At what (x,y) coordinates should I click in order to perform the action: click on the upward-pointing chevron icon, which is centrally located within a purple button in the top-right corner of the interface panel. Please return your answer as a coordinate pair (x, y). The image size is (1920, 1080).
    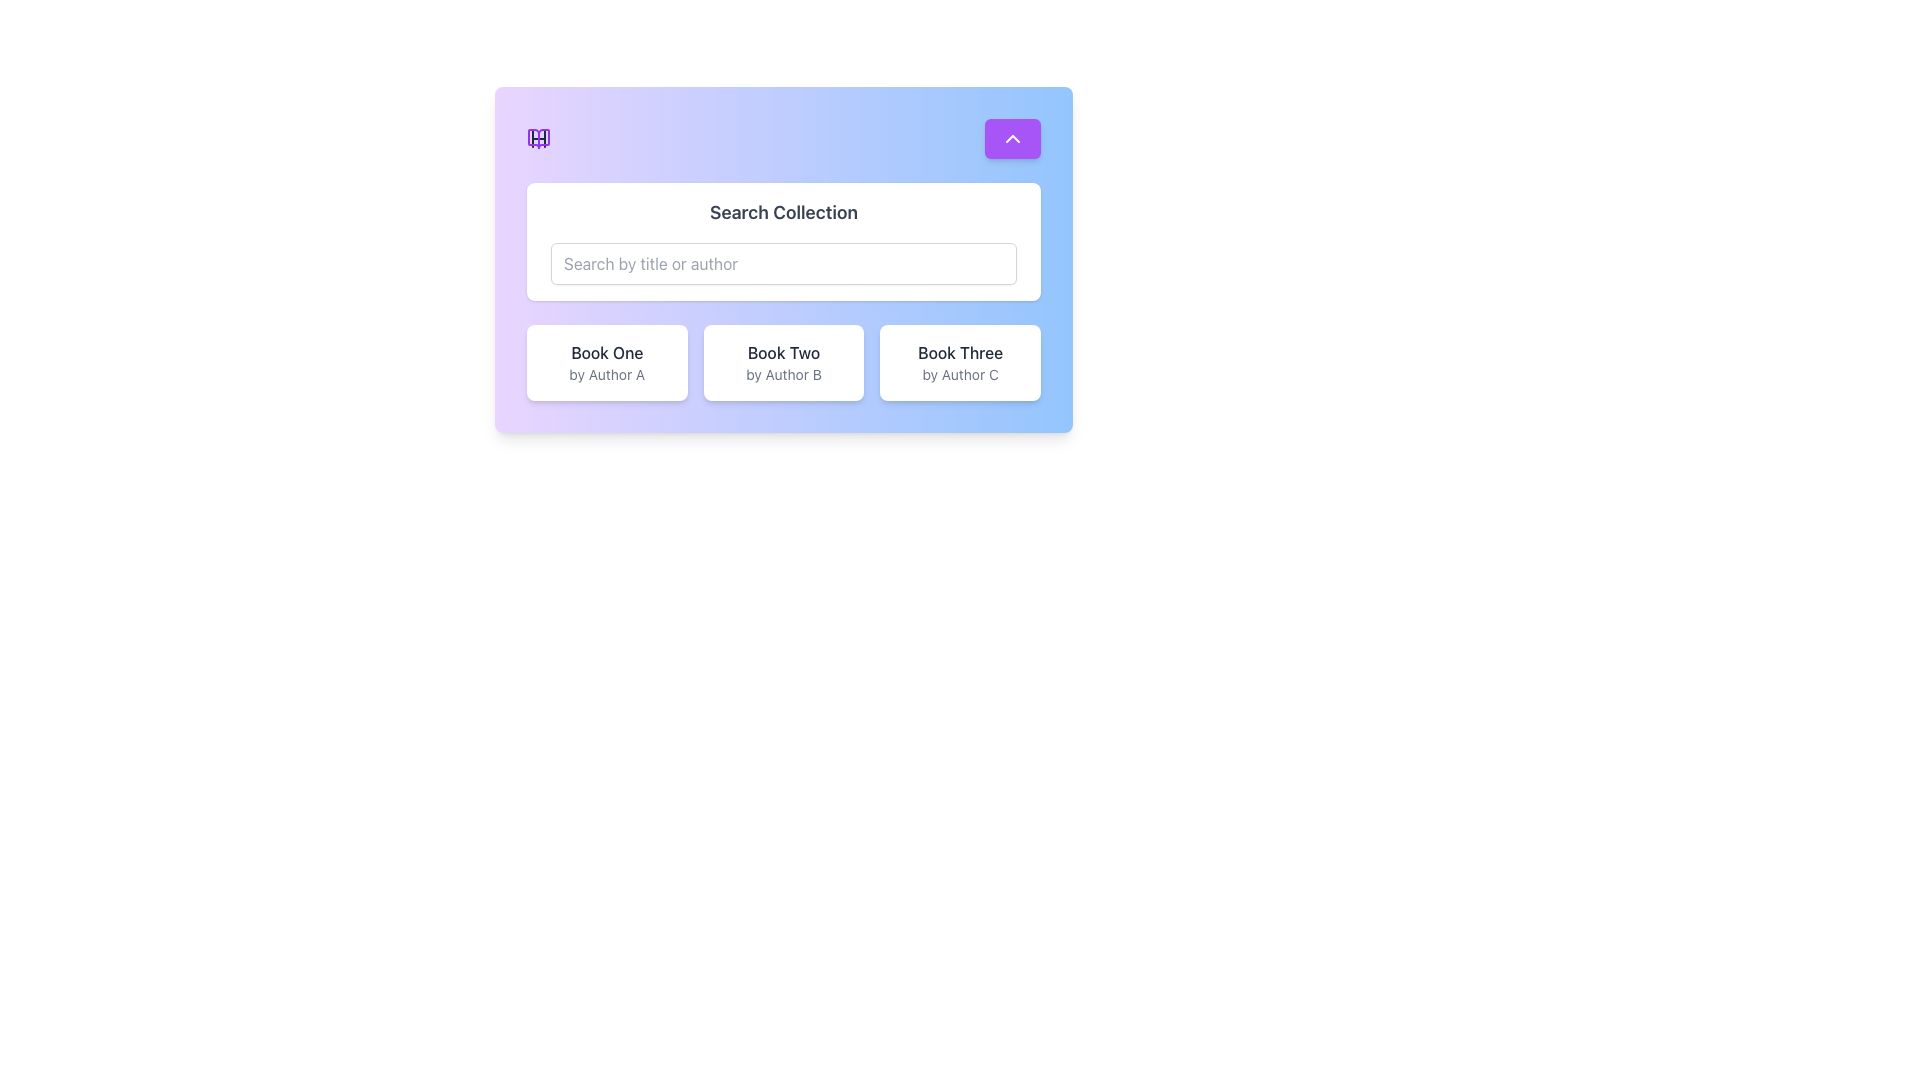
    Looking at the image, I should click on (1012, 137).